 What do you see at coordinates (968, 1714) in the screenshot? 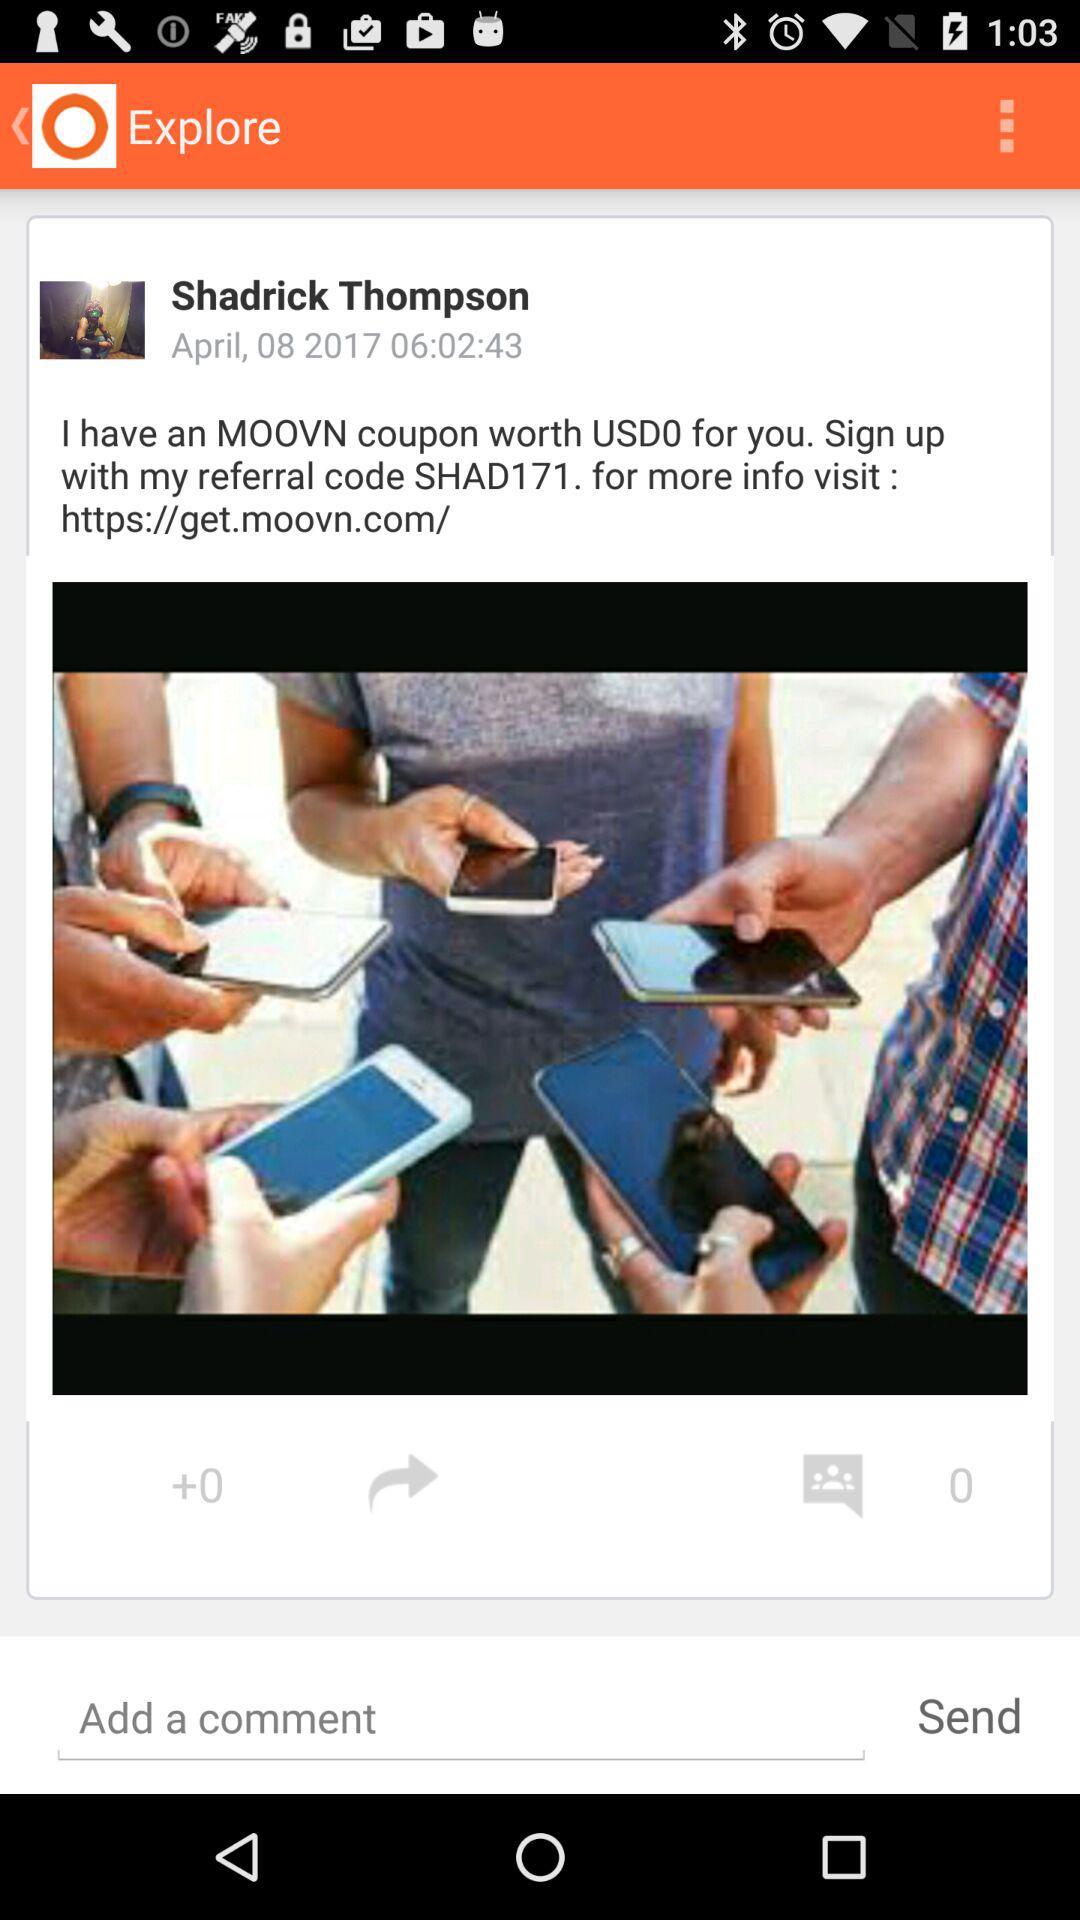
I see `send at the bottom of the page` at bounding box center [968, 1714].